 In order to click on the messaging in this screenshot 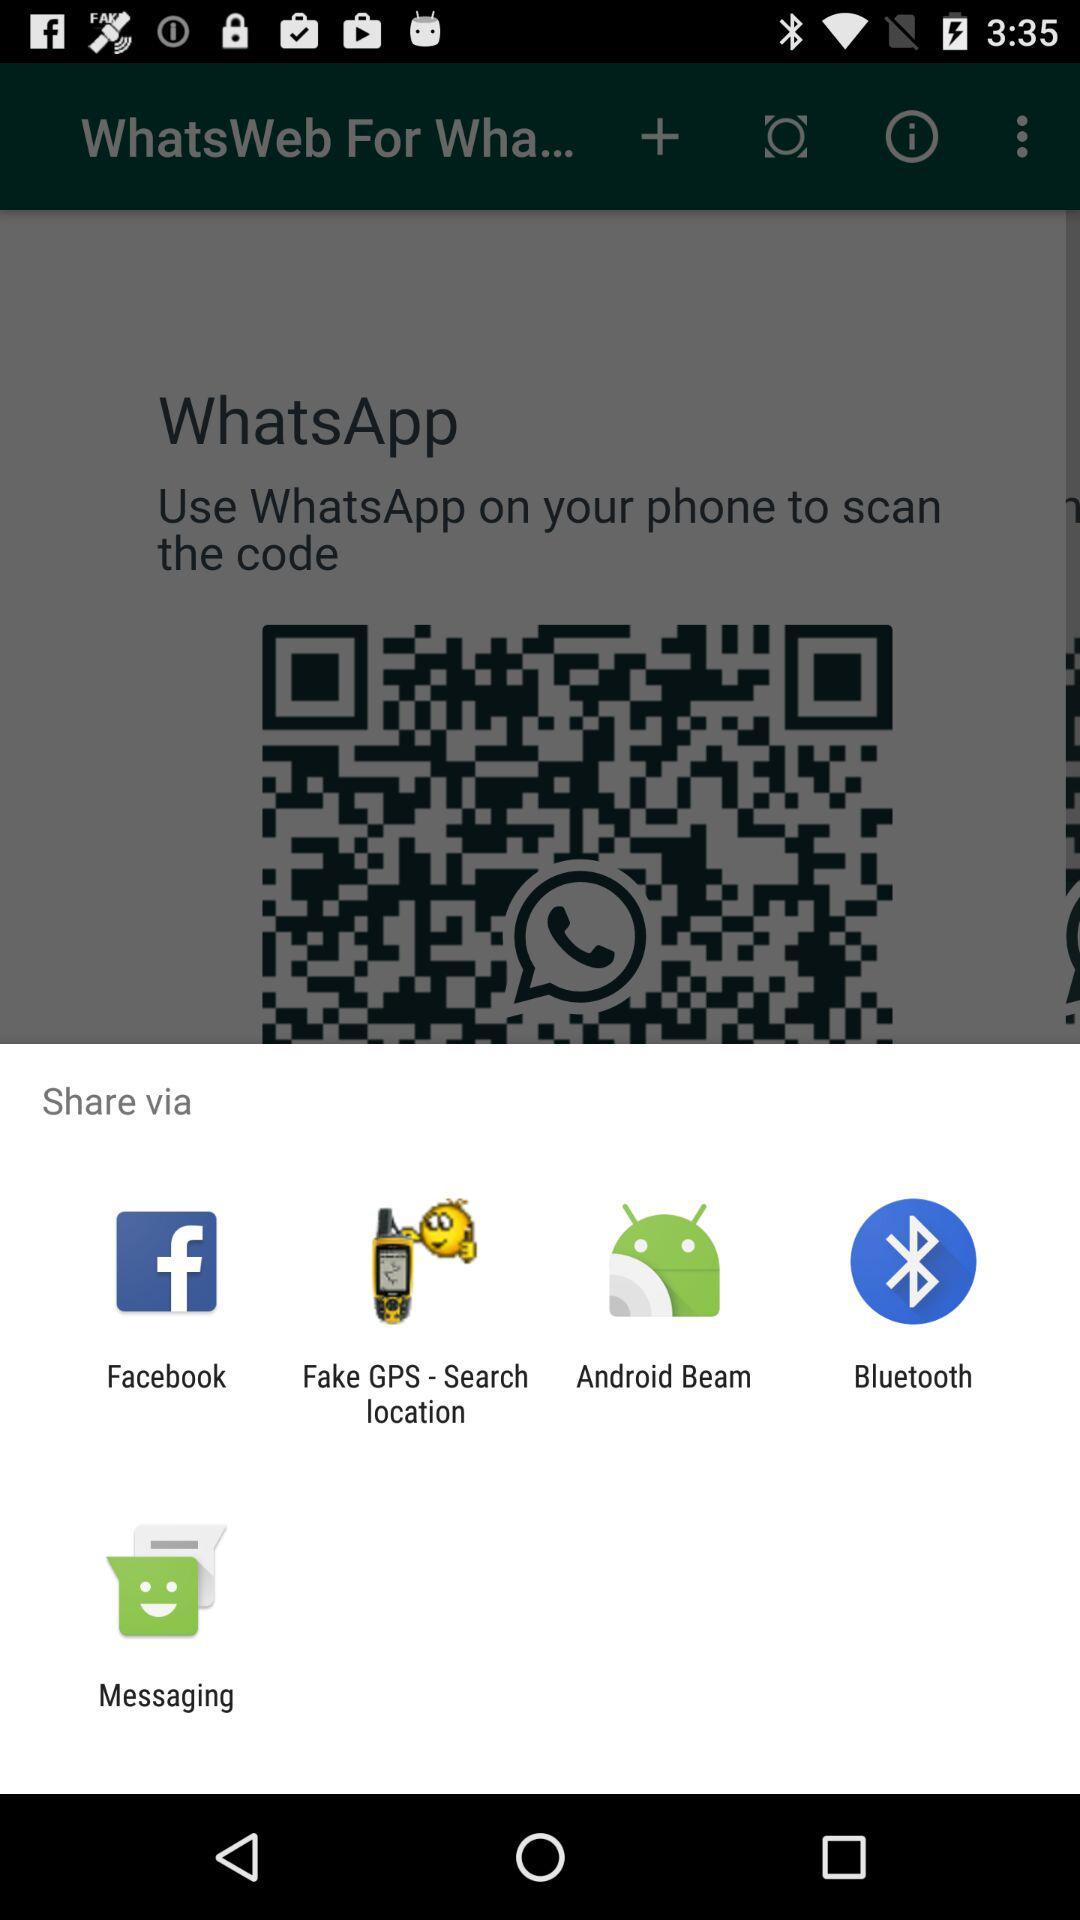, I will do `click(165, 1711)`.